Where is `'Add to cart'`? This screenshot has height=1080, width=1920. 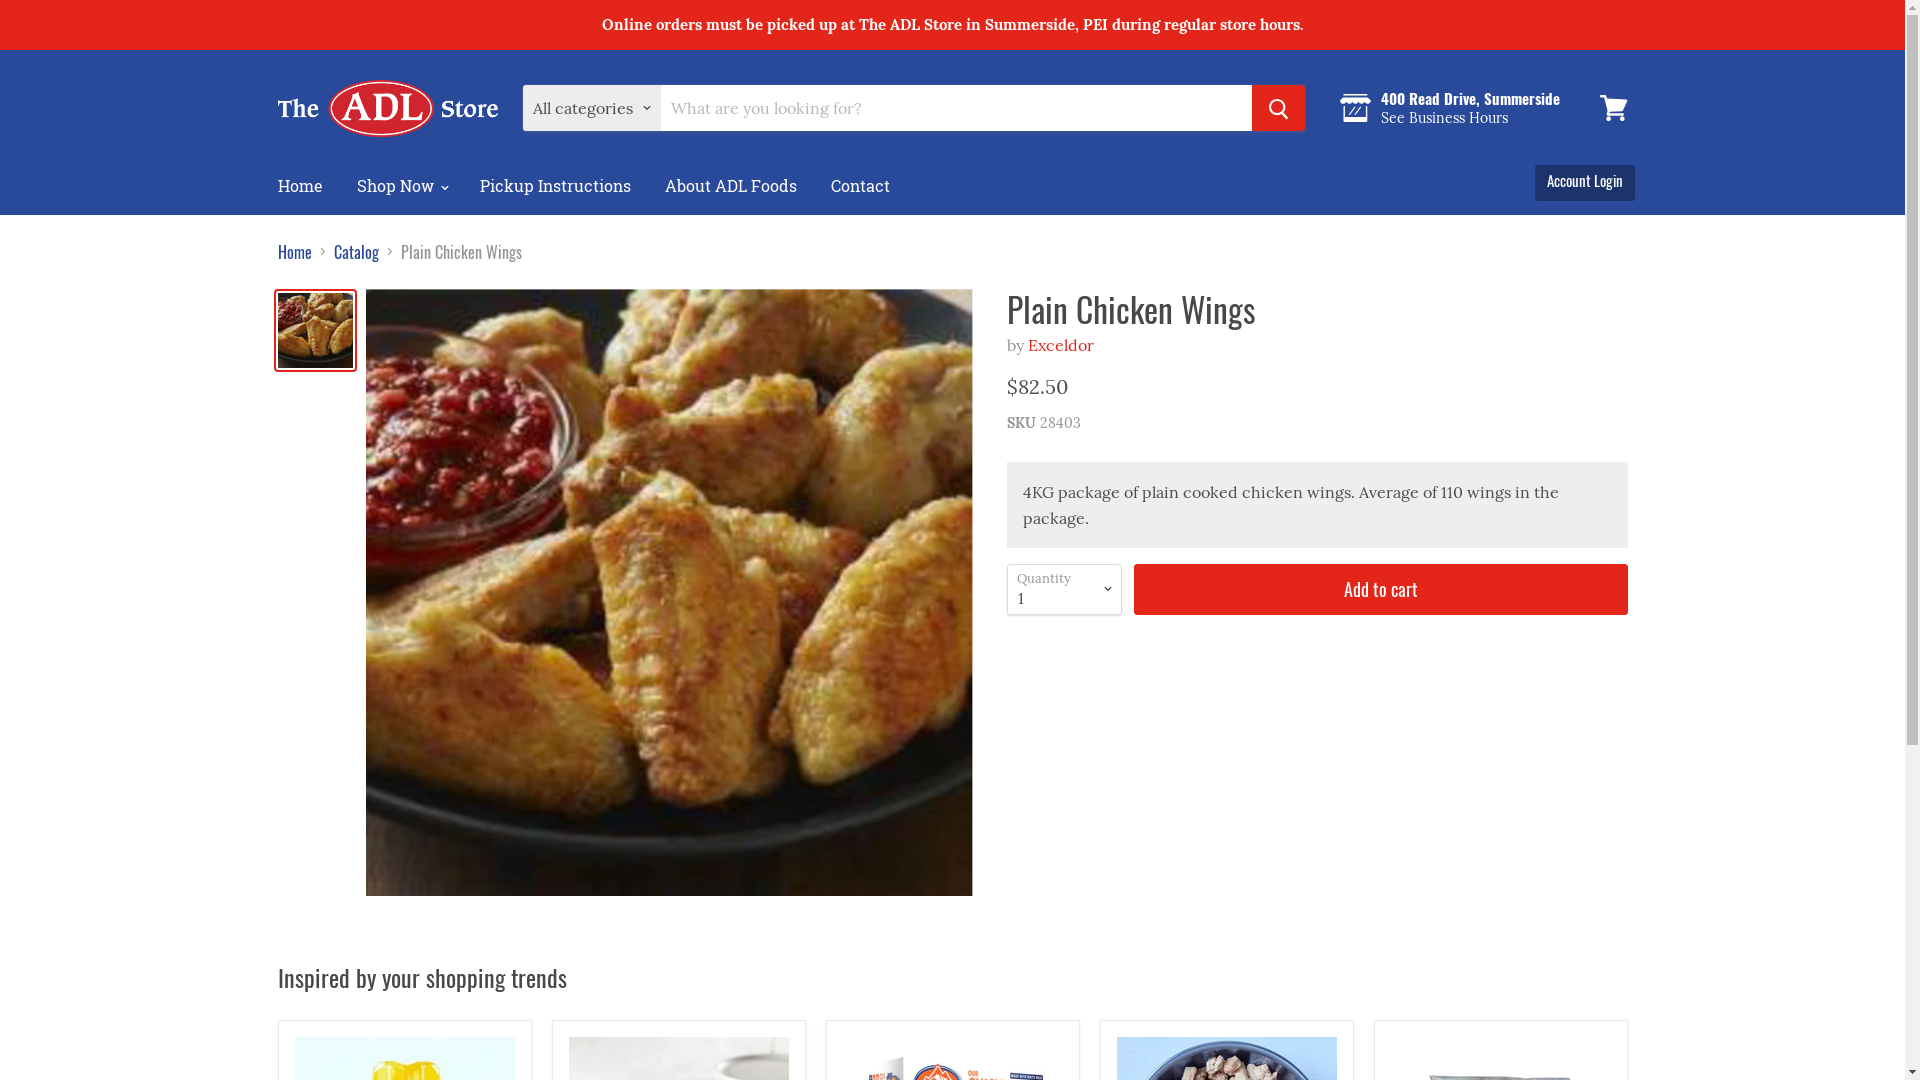
'Add to cart' is located at coordinates (1380, 588).